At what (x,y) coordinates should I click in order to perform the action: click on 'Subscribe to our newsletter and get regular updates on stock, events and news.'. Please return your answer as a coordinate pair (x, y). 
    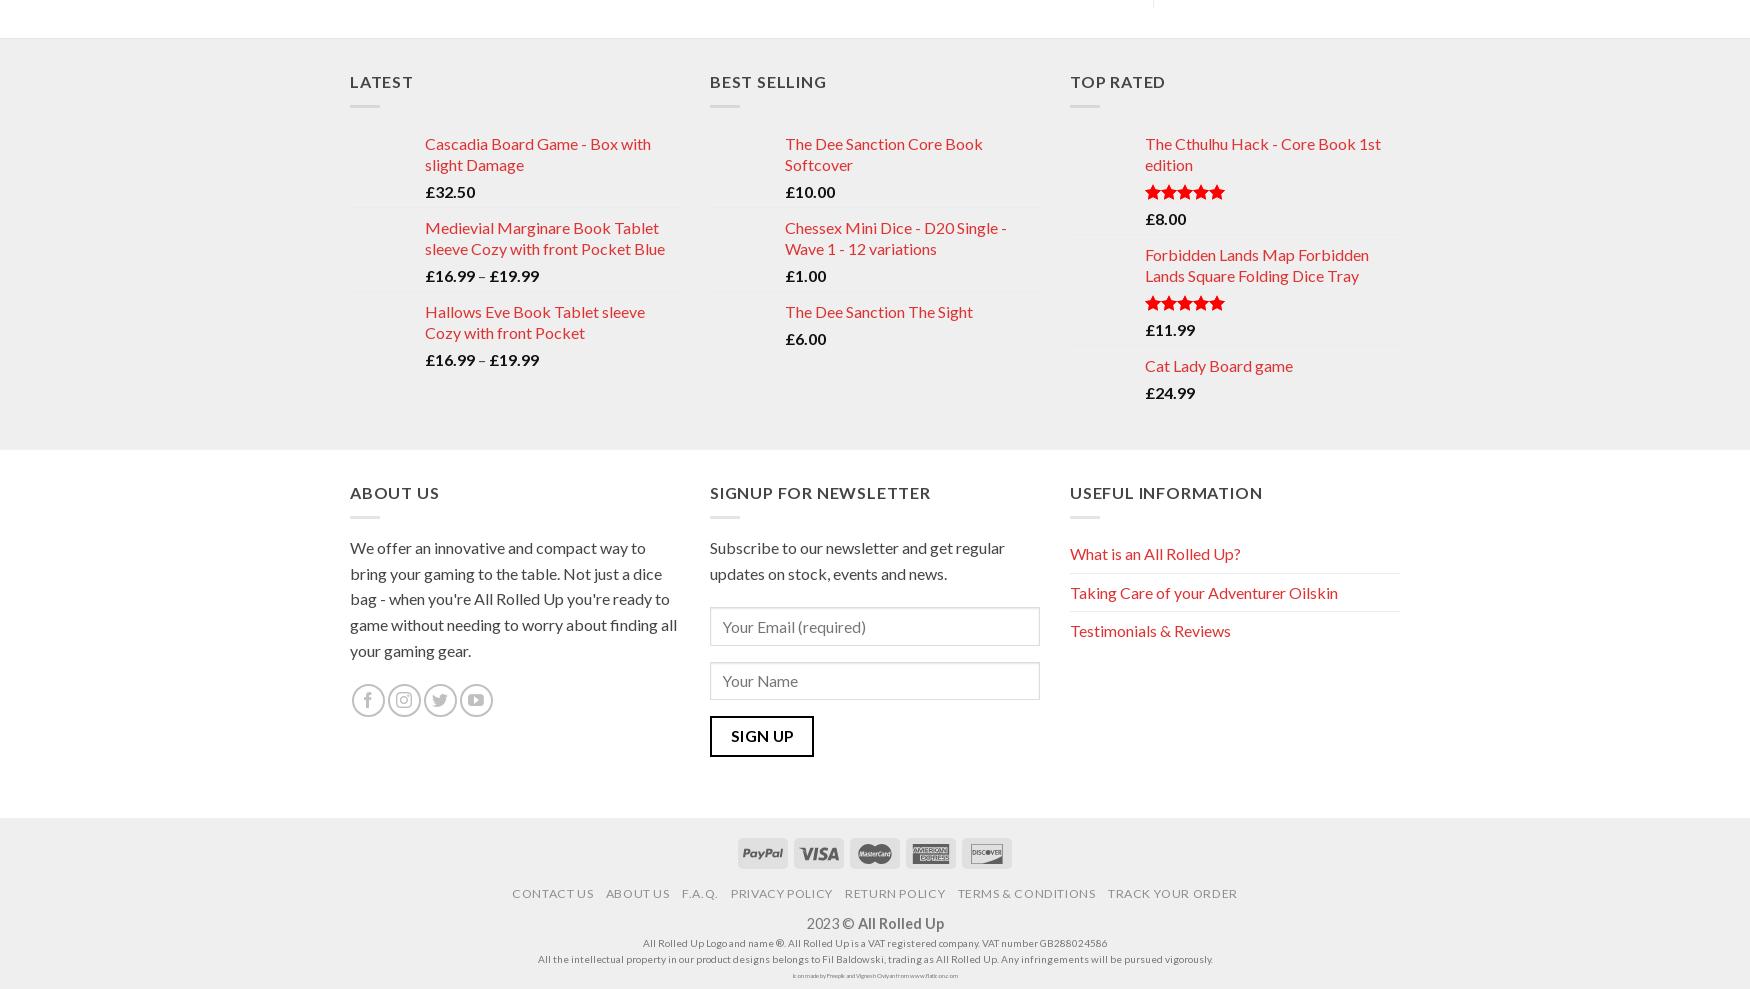
    Looking at the image, I should click on (857, 558).